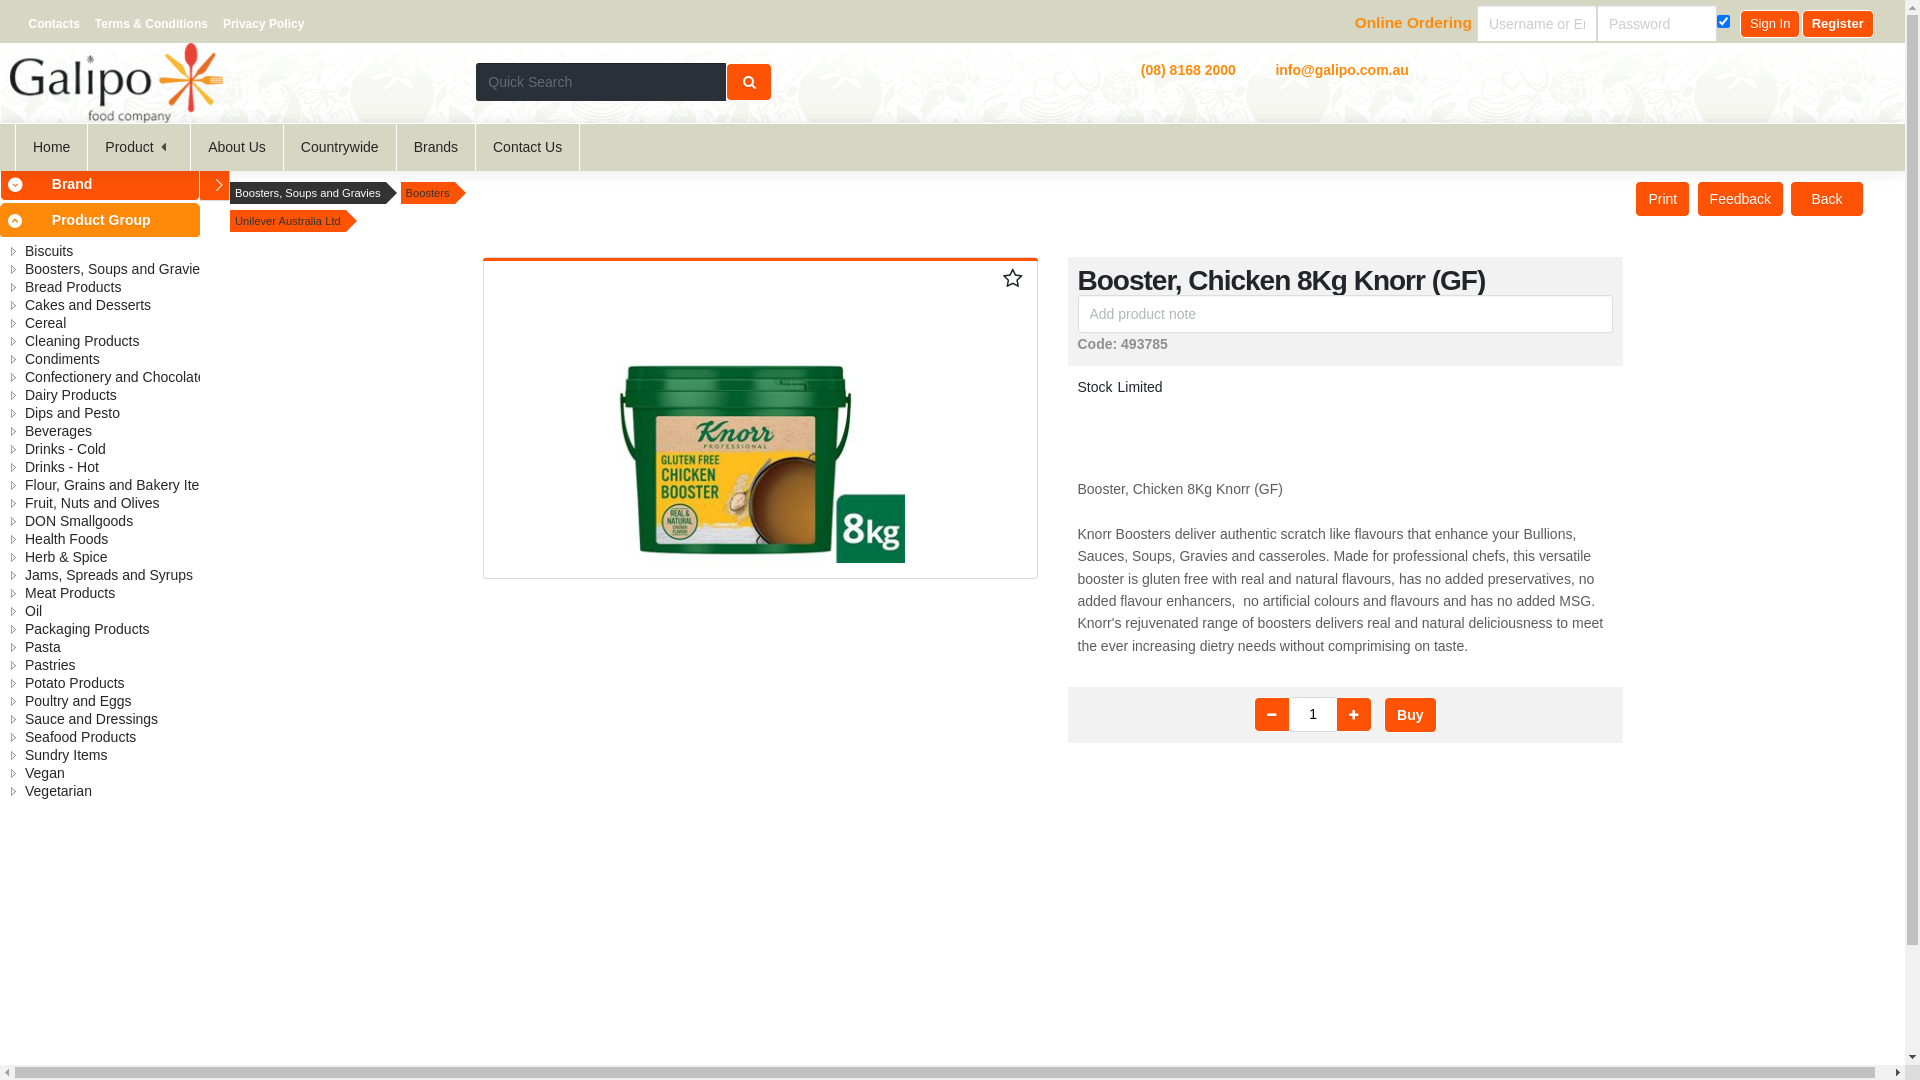 The width and height of the screenshot is (1920, 1080). Describe the element at coordinates (86, 304) in the screenshot. I see `'Cakes and Desserts'` at that location.